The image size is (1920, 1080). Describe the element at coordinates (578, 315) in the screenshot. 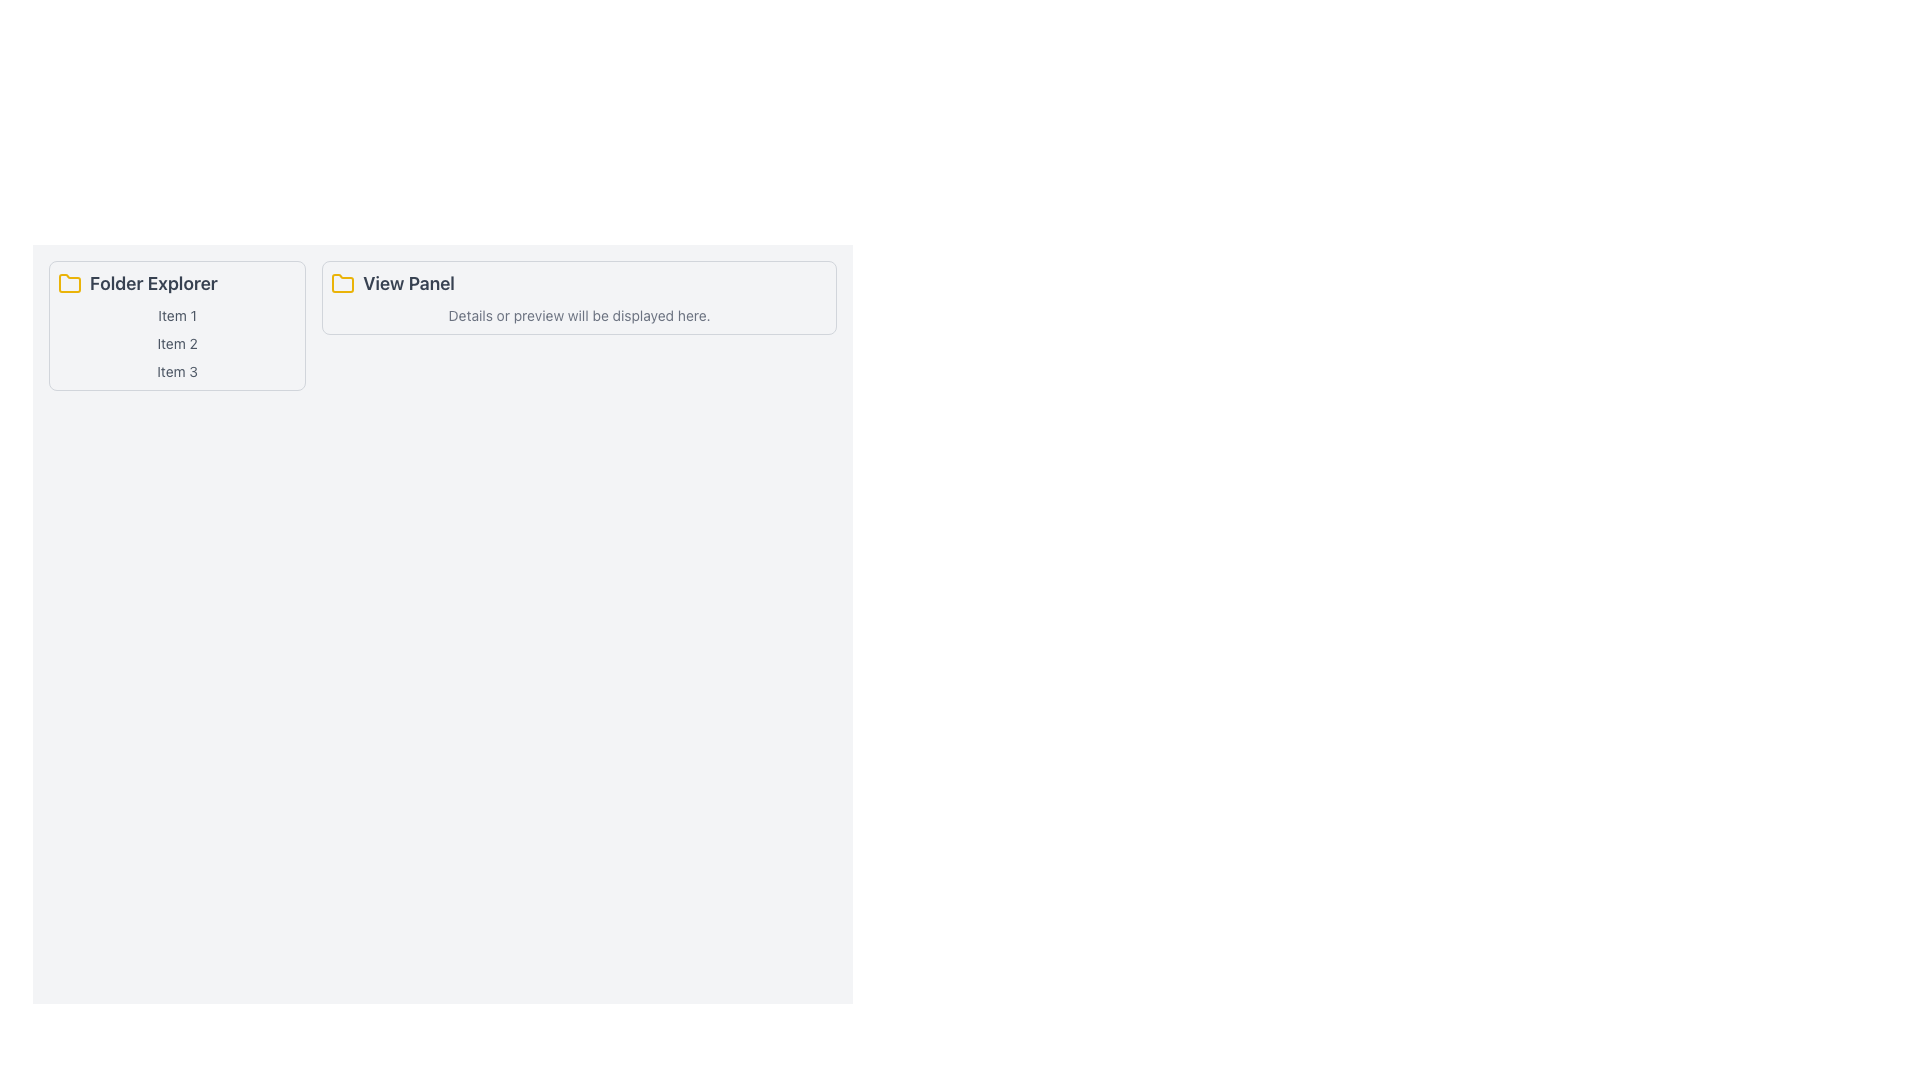

I see `the text display stating 'Details or preview will be displayed here.' which is centrally aligned in the lower portion of the 'View Panel' section` at that location.